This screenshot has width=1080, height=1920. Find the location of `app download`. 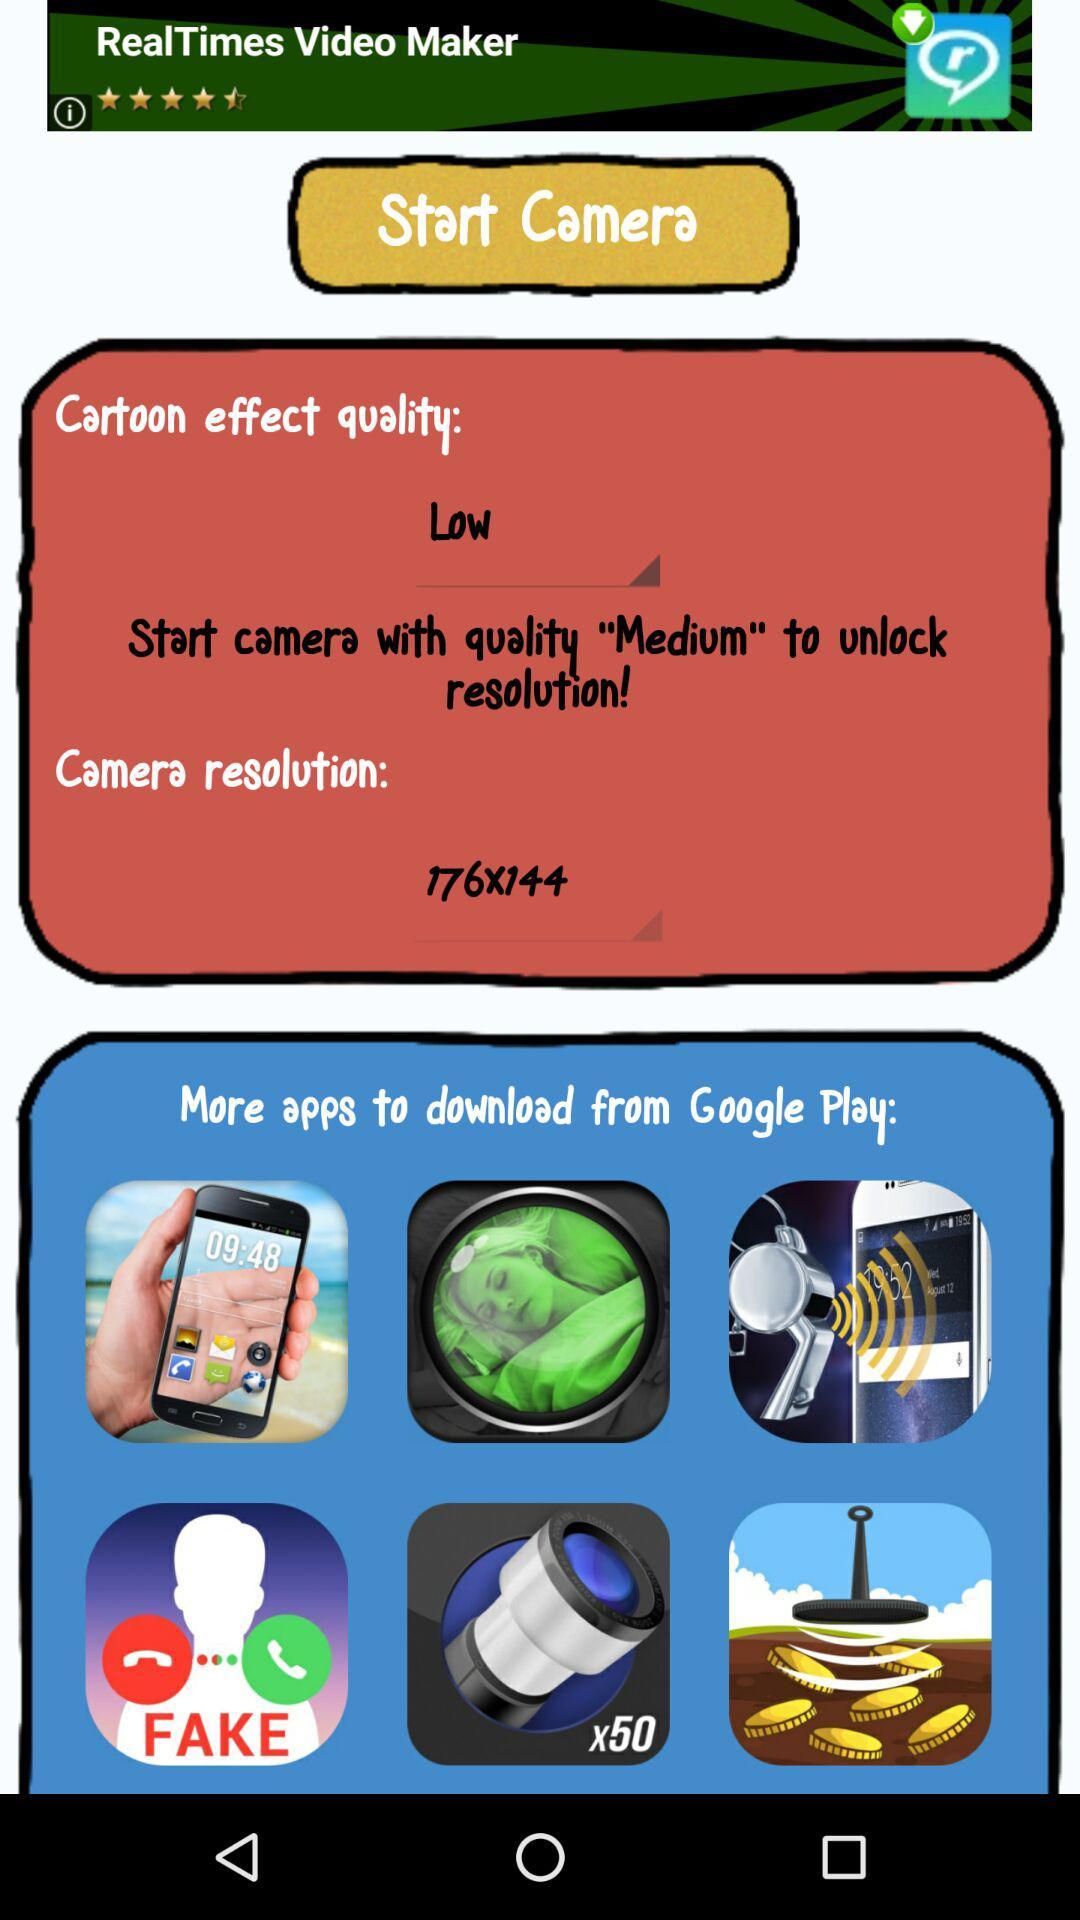

app download is located at coordinates (216, 1633).